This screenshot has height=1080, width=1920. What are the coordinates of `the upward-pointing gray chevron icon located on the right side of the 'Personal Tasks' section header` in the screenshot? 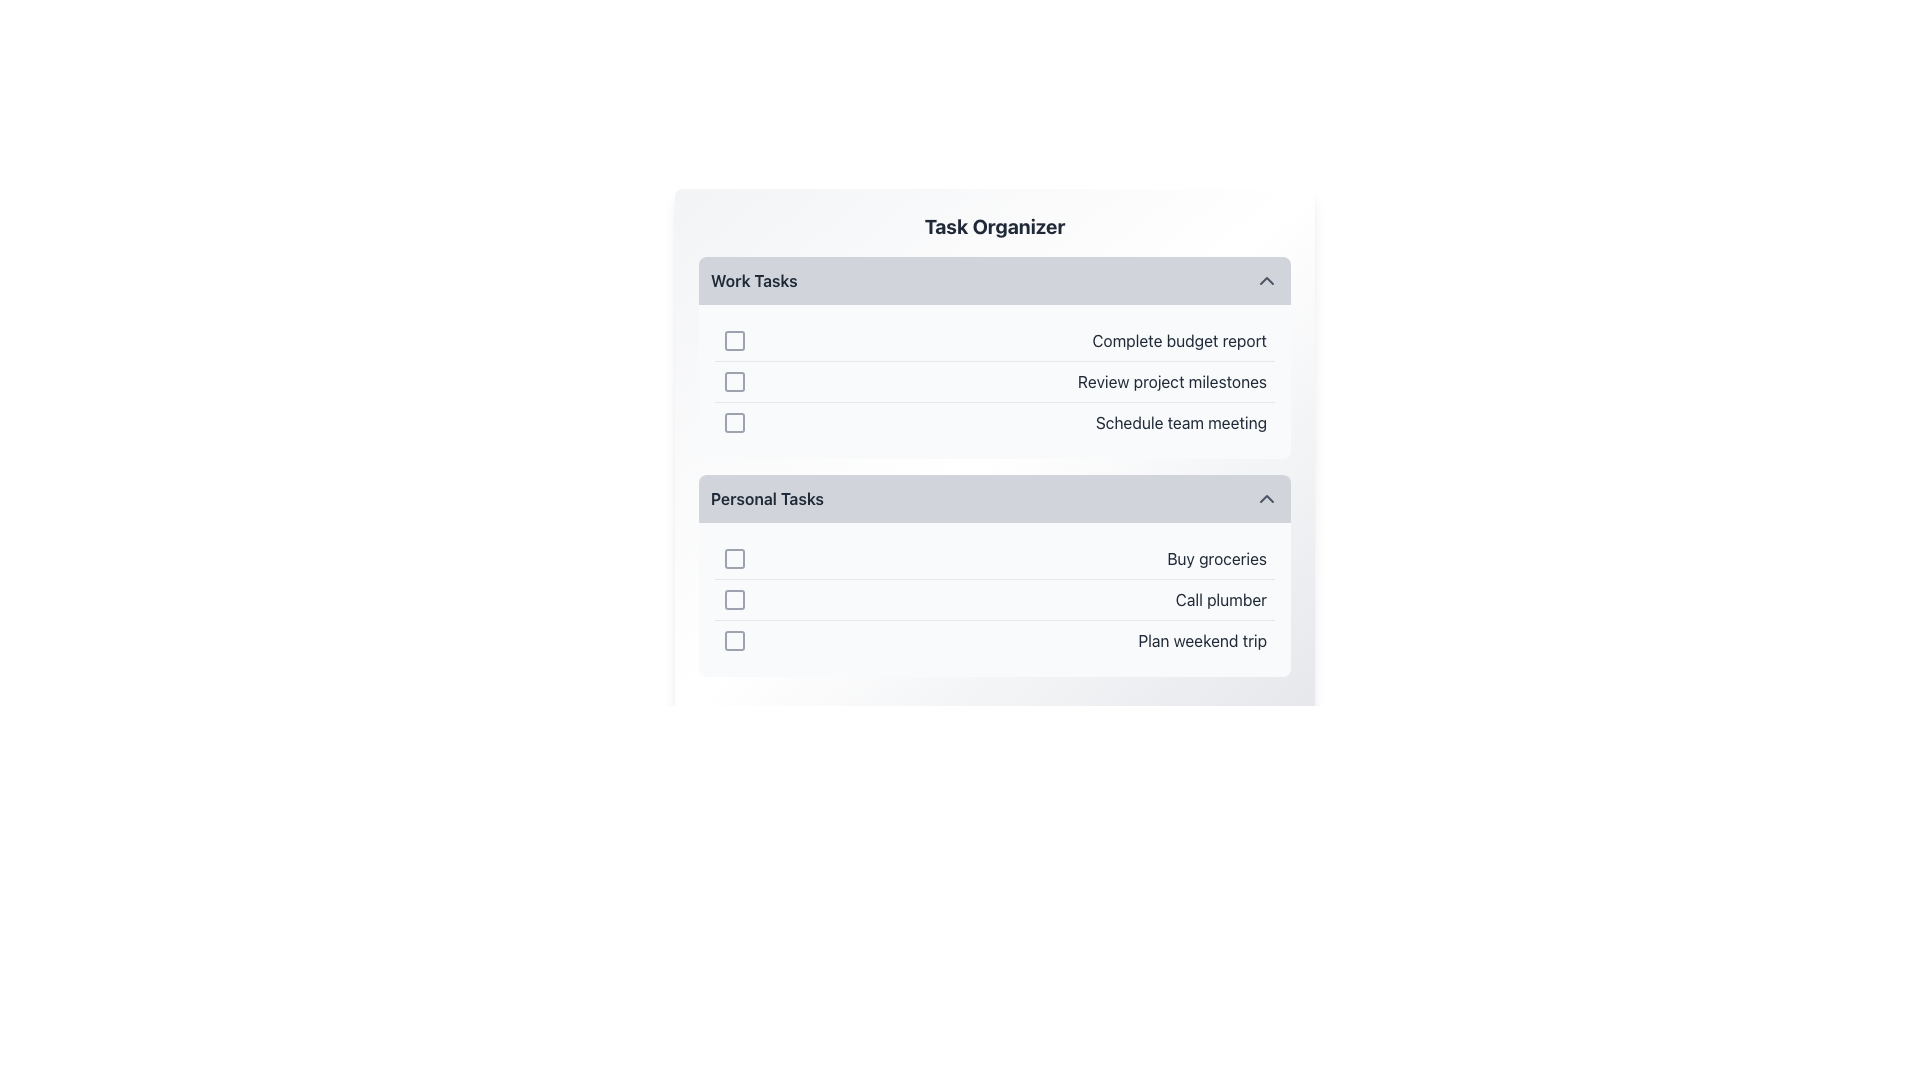 It's located at (1266, 497).